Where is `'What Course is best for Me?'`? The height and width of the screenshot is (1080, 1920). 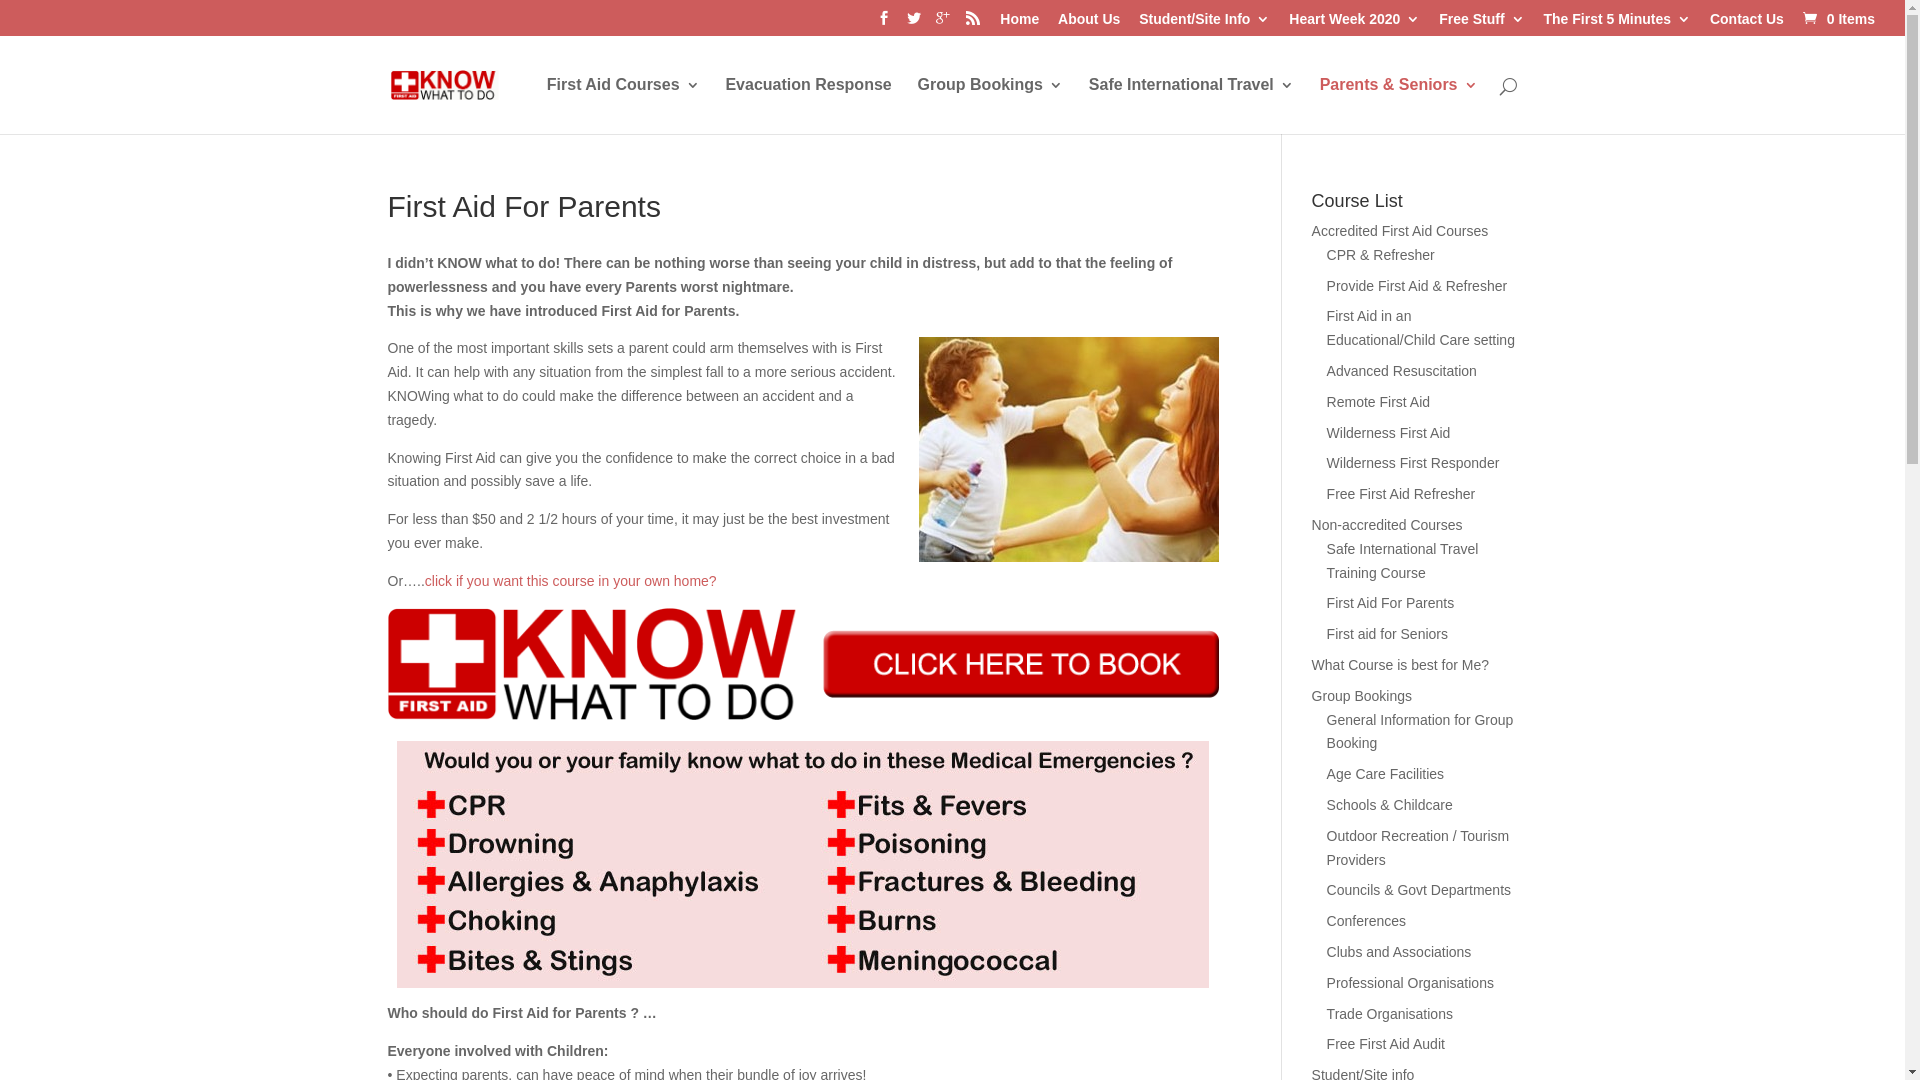
'What Course is best for Me?' is located at coordinates (1399, 664).